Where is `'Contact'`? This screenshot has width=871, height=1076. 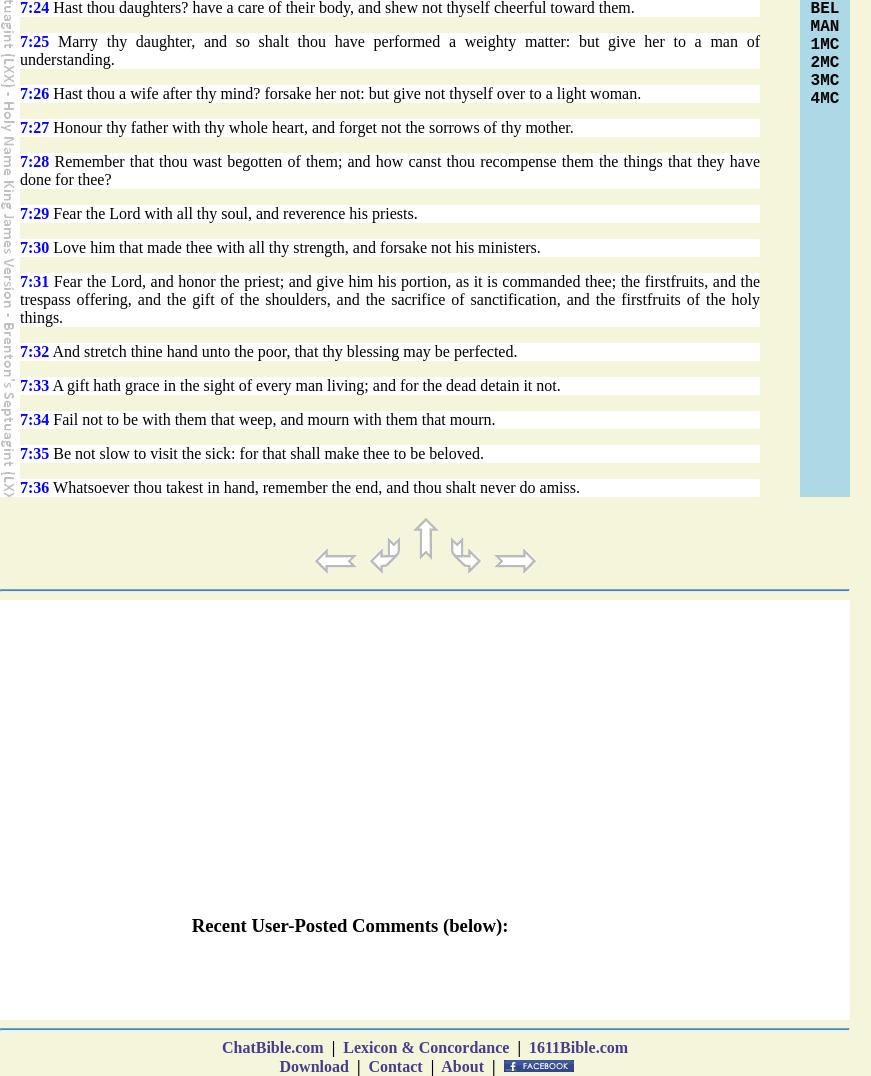 'Contact' is located at coordinates (393, 1066).